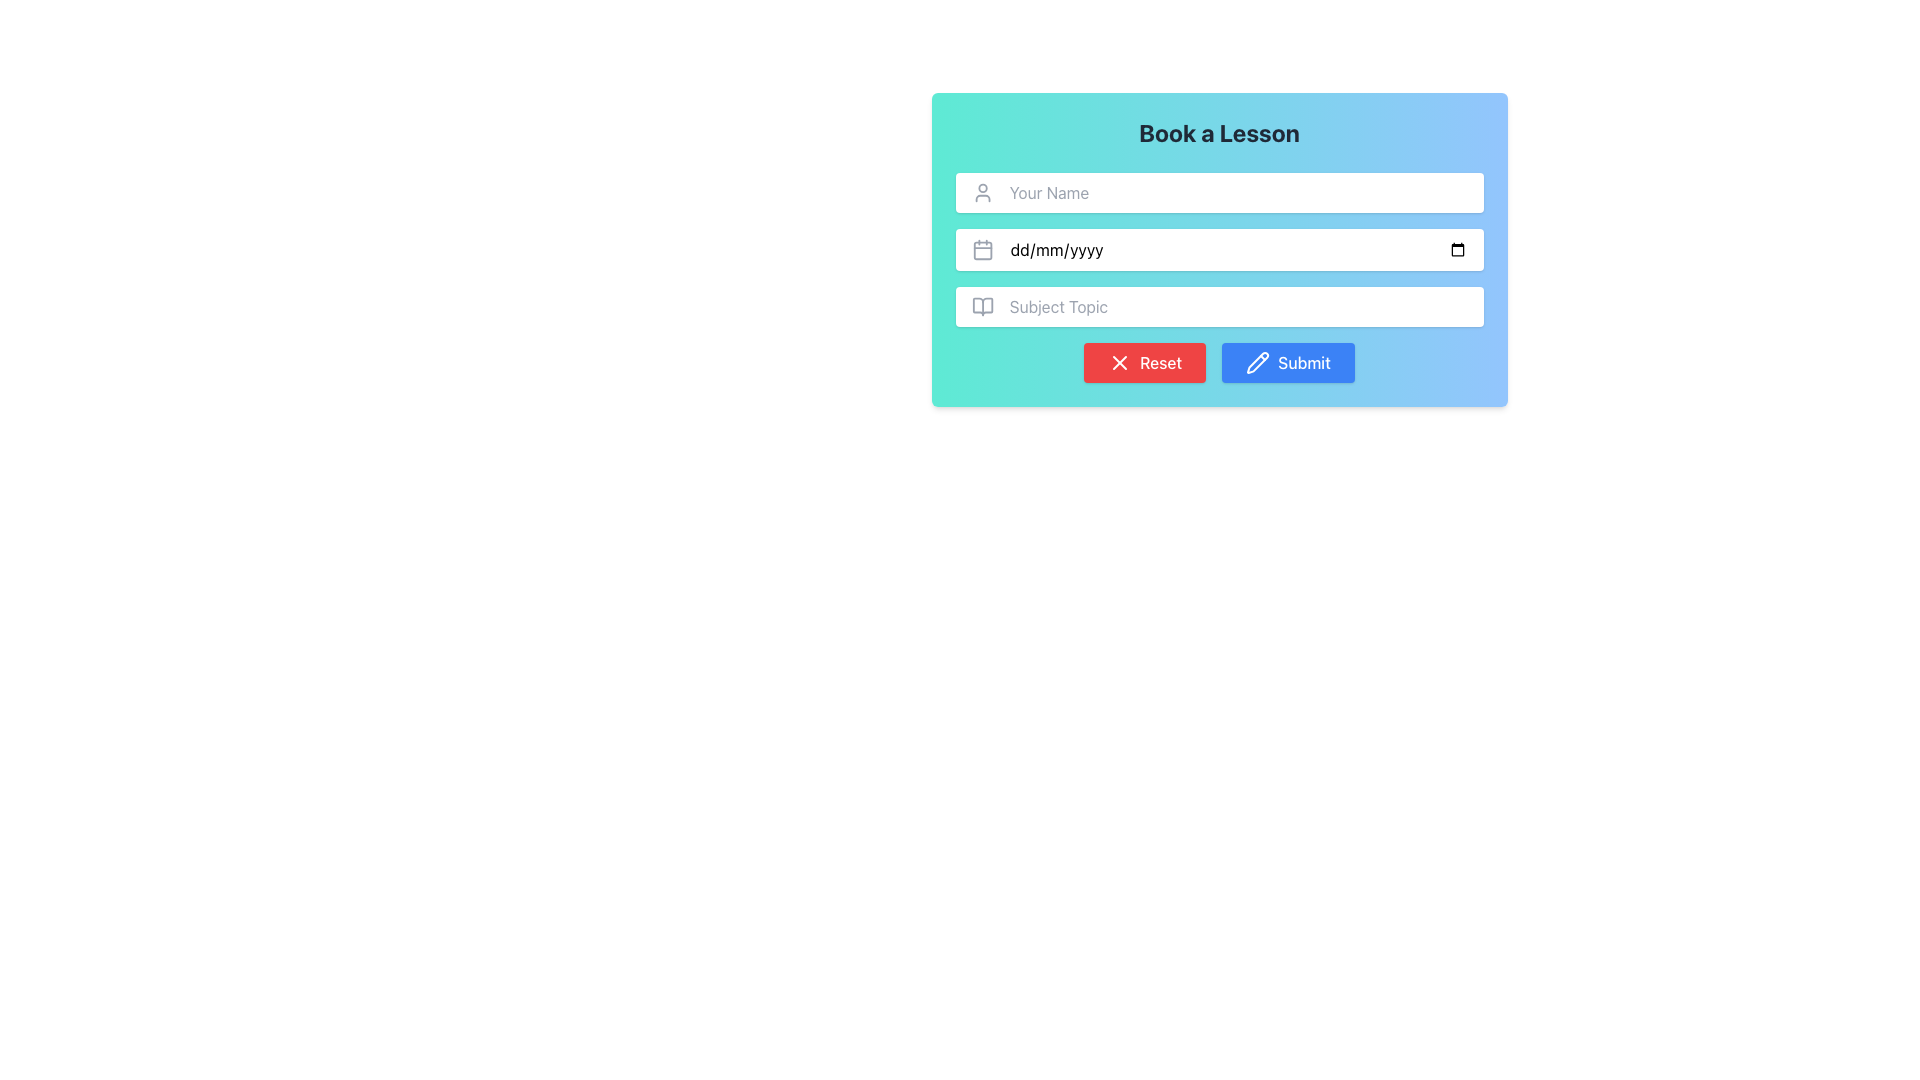 The height and width of the screenshot is (1080, 1920). Describe the element at coordinates (982, 307) in the screenshot. I see `the graphical book icon that indicates the subject topic input field, located immediately to the left of the 'Subject Topic' text input field` at that location.